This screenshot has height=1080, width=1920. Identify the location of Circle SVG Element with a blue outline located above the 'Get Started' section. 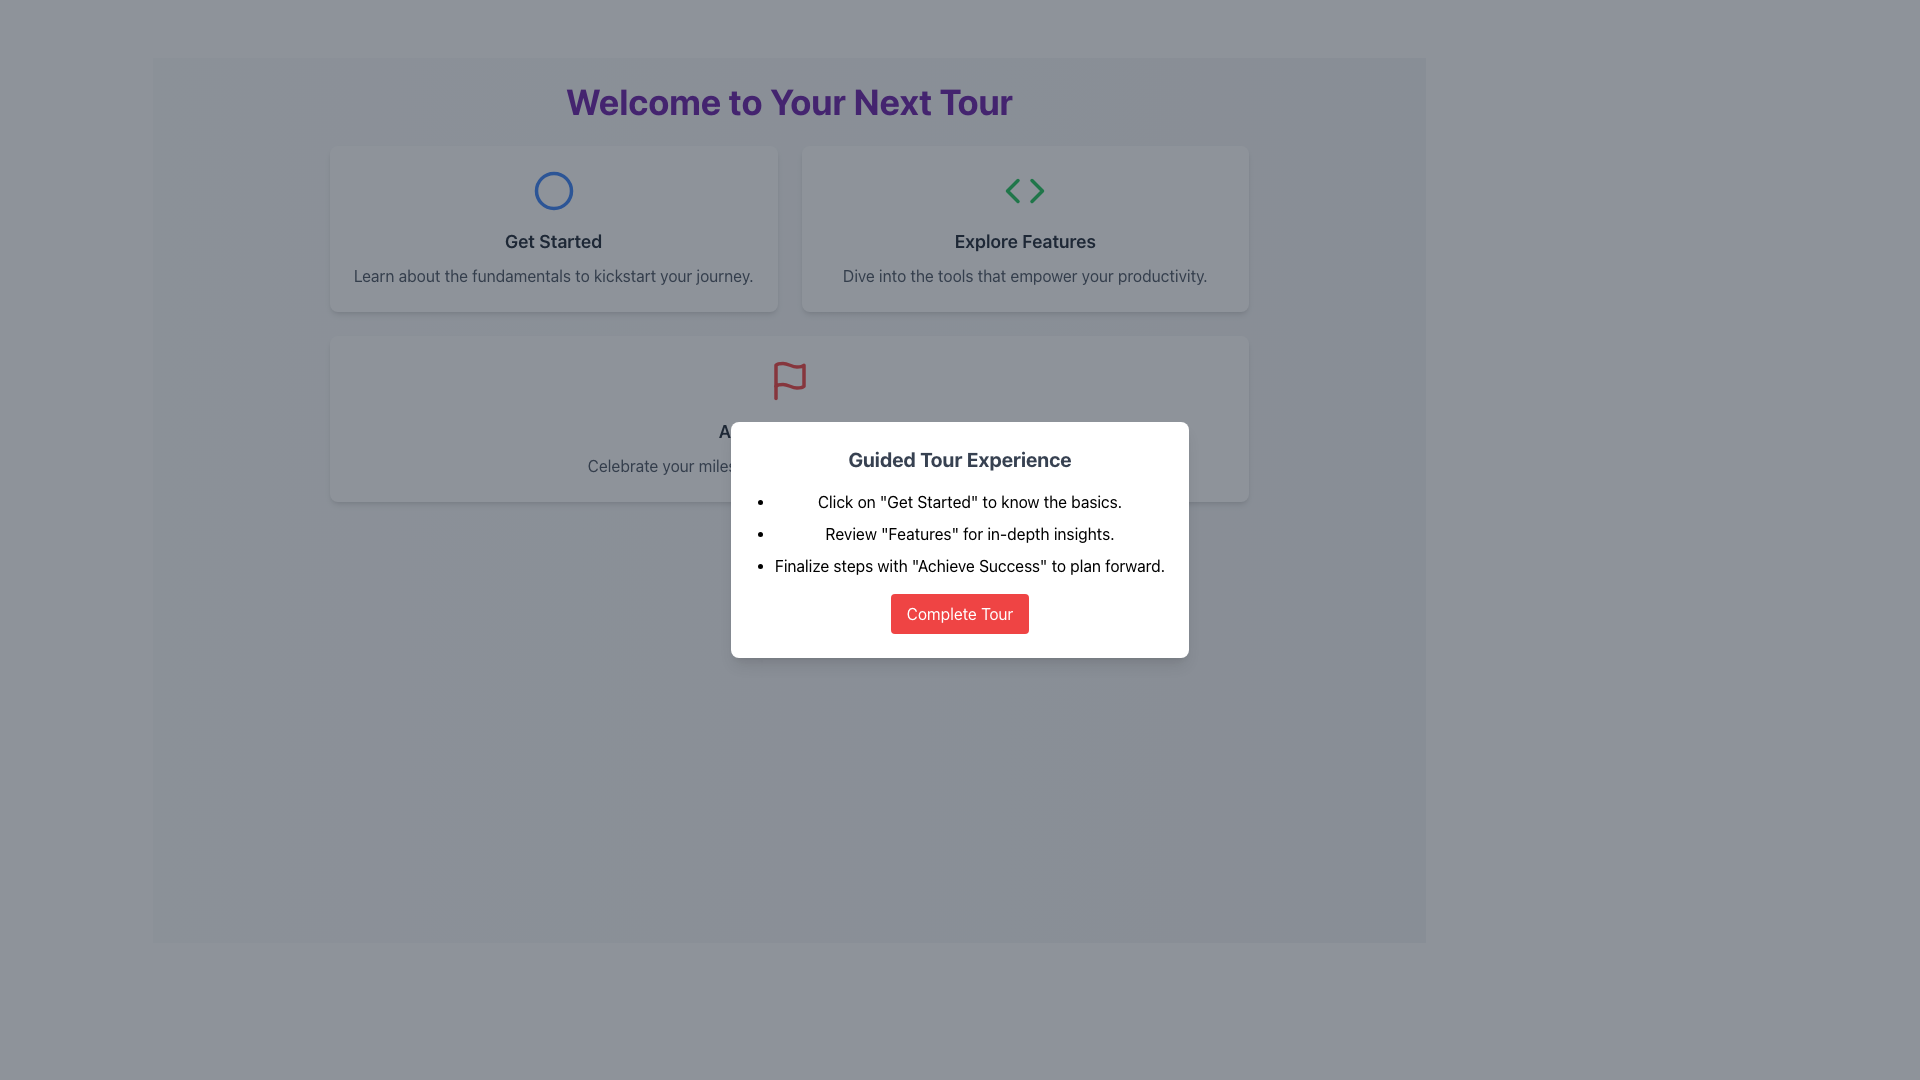
(553, 191).